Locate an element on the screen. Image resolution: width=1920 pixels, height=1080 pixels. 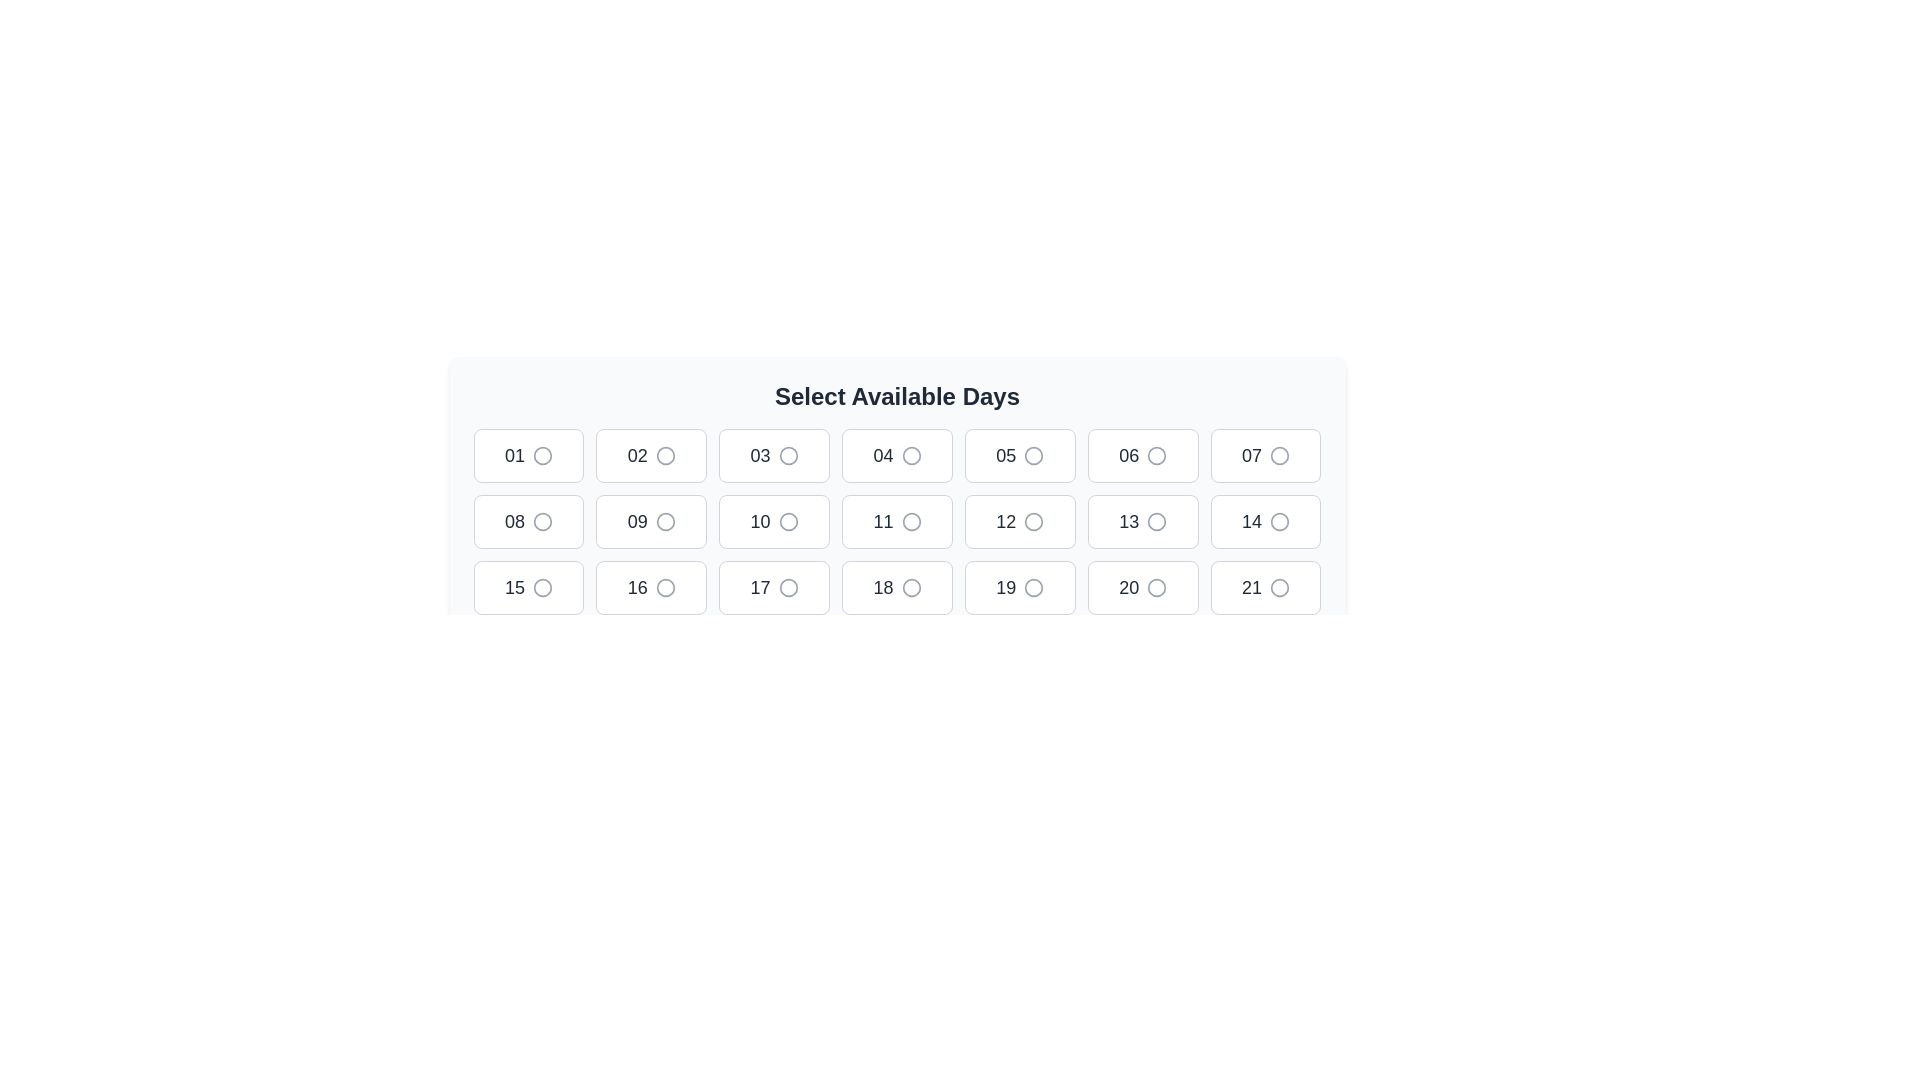
the selectable day button located in the third row and seventh column of the calendar interface, positioned below the button labeled '18' and to the left of the button labeled '20' is located at coordinates (1020, 586).